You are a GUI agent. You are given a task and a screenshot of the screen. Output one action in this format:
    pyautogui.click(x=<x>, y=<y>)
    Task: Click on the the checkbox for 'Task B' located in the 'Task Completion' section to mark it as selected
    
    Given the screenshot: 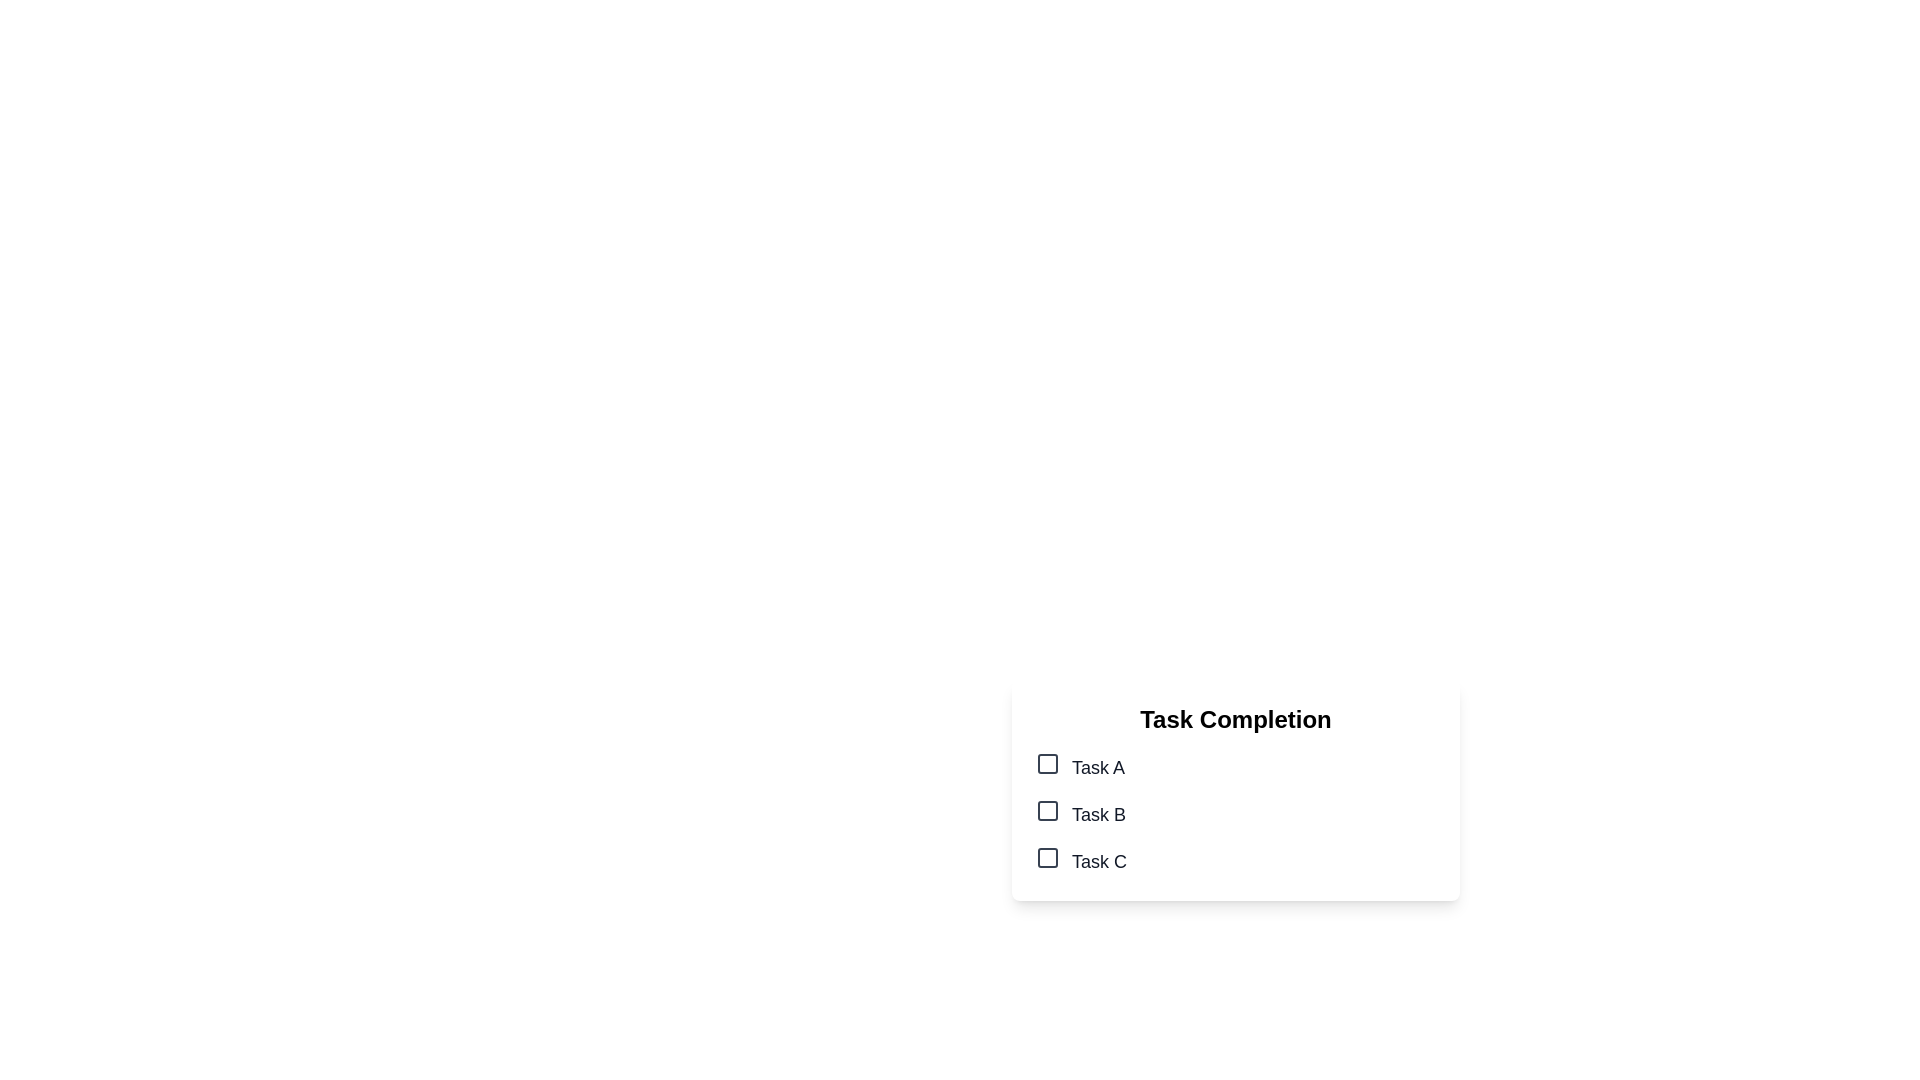 What is the action you would take?
    pyautogui.click(x=1046, y=810)
    